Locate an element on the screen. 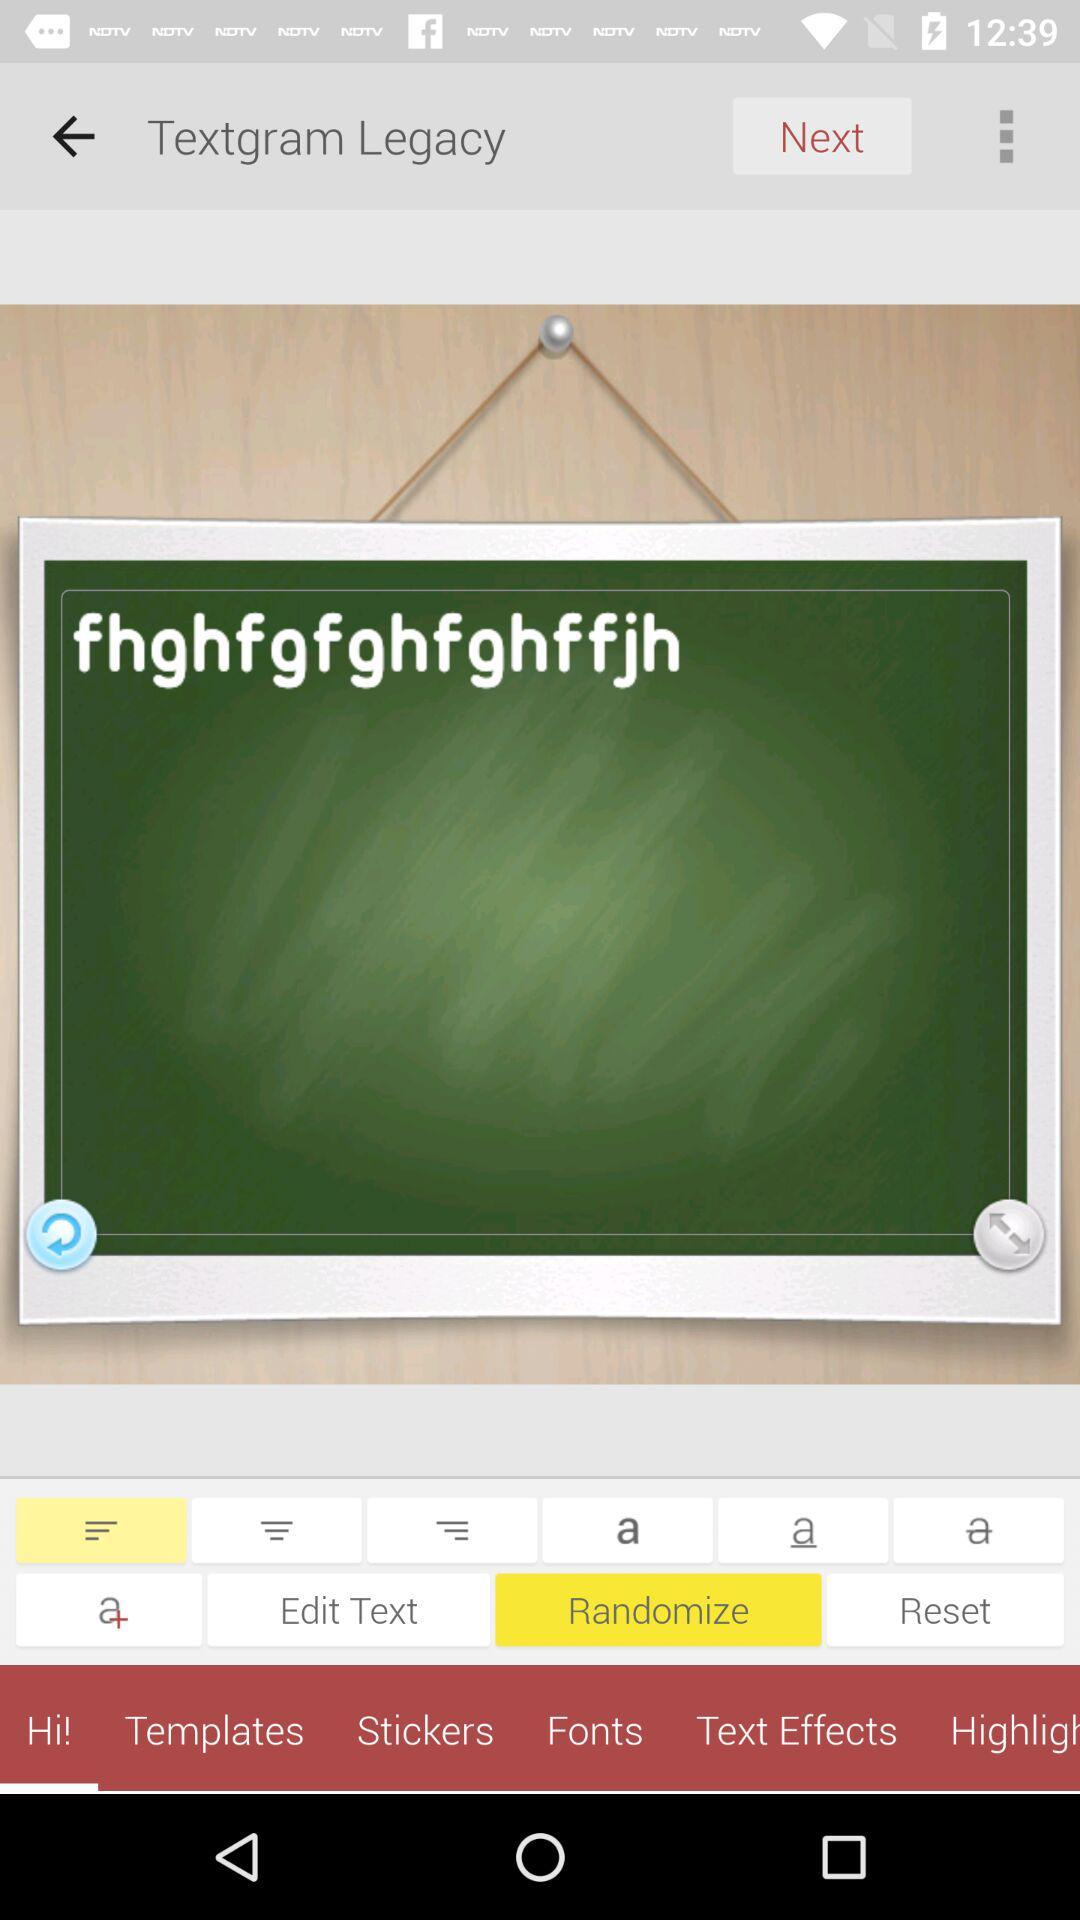 The height and width of the screenshot is (1920, 1080). stickers app is located at coordinates (424, 1728).